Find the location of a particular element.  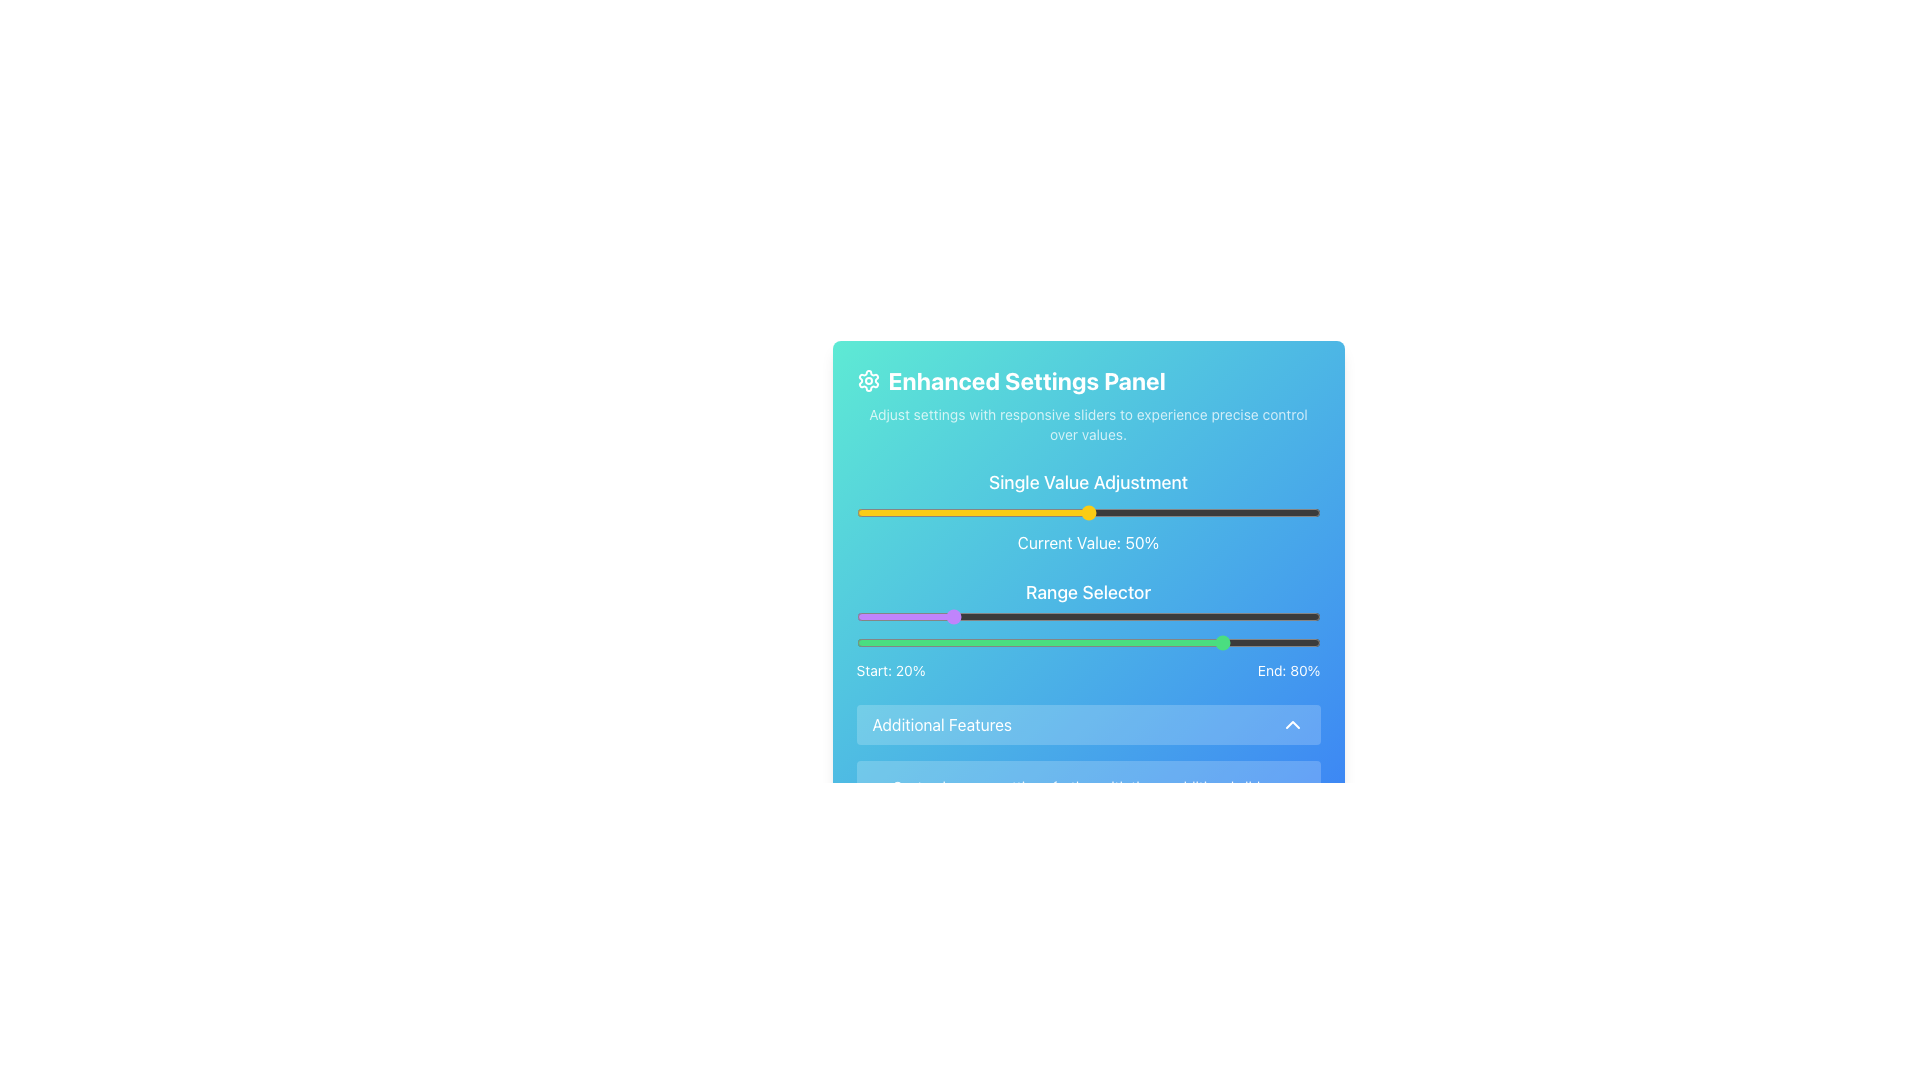

the slider is located at coordinates (1004, 643).